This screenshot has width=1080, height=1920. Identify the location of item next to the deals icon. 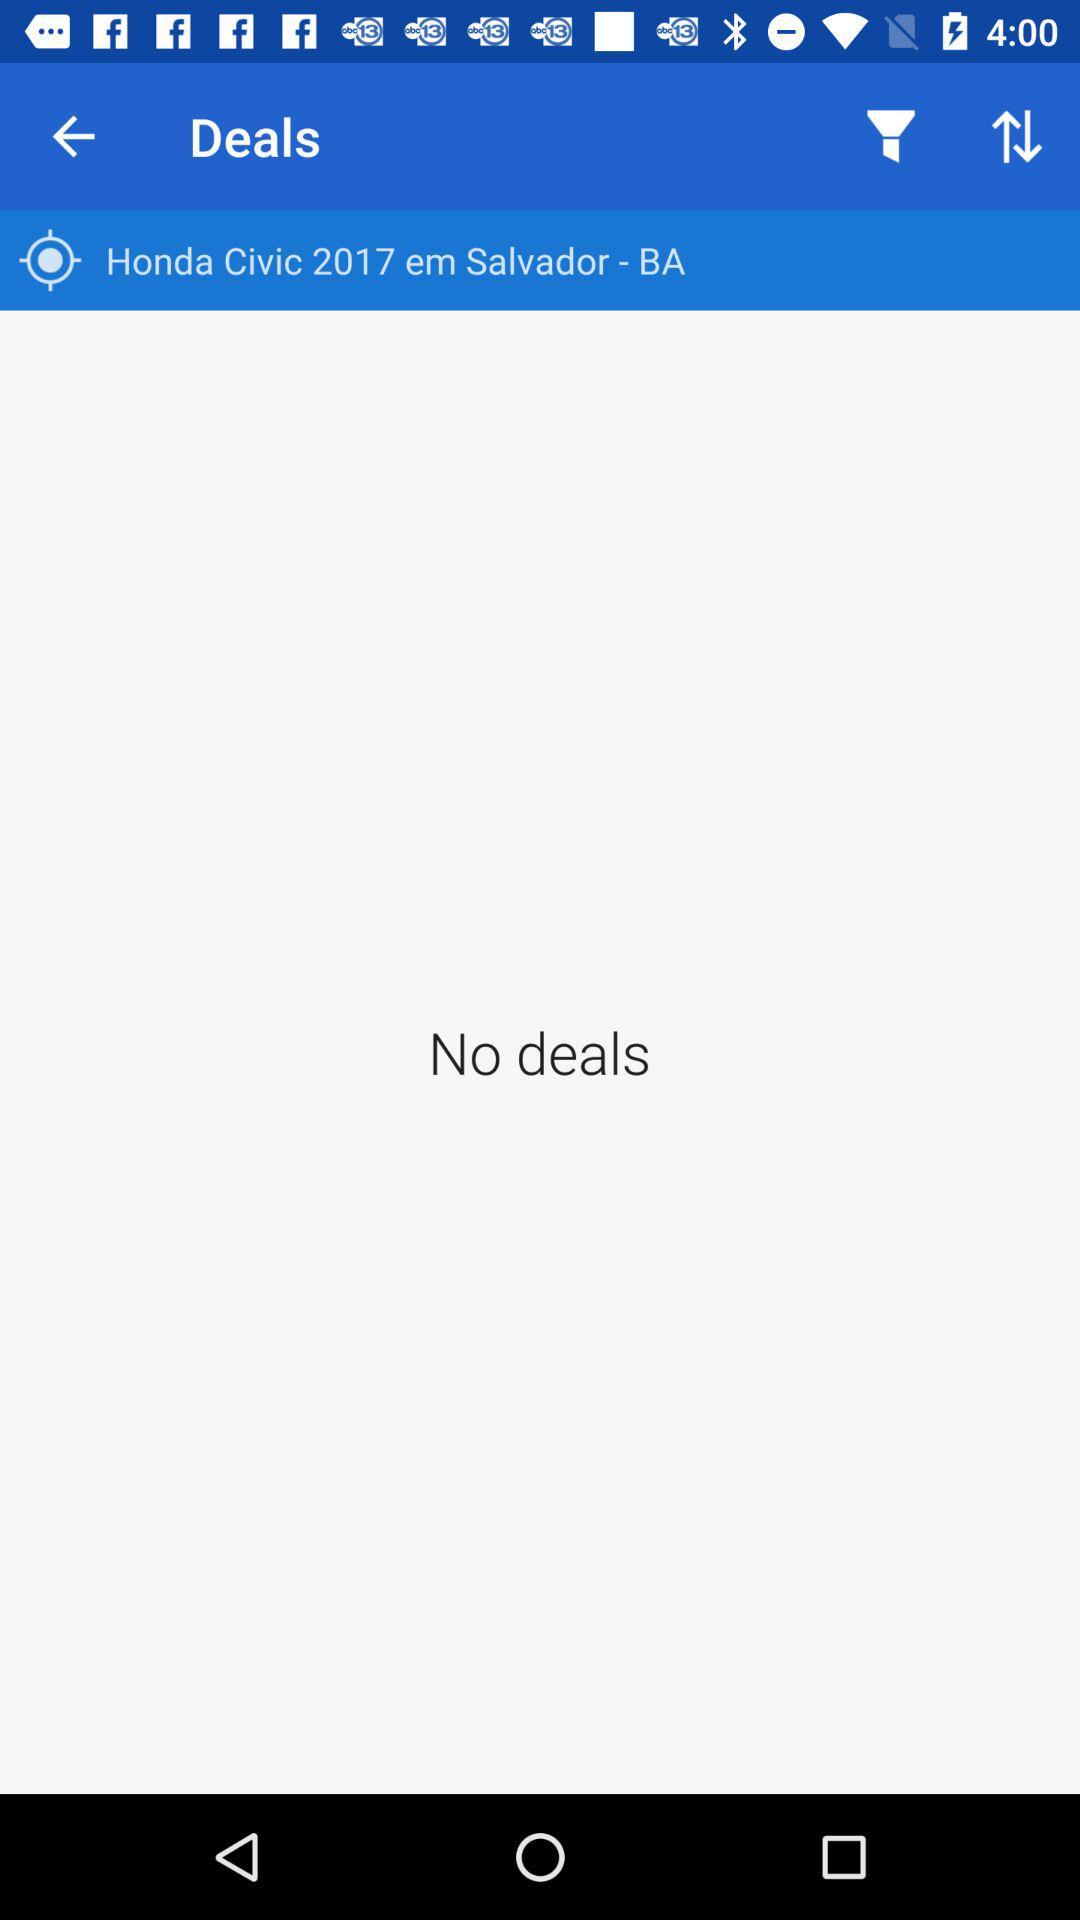
(72, 135).